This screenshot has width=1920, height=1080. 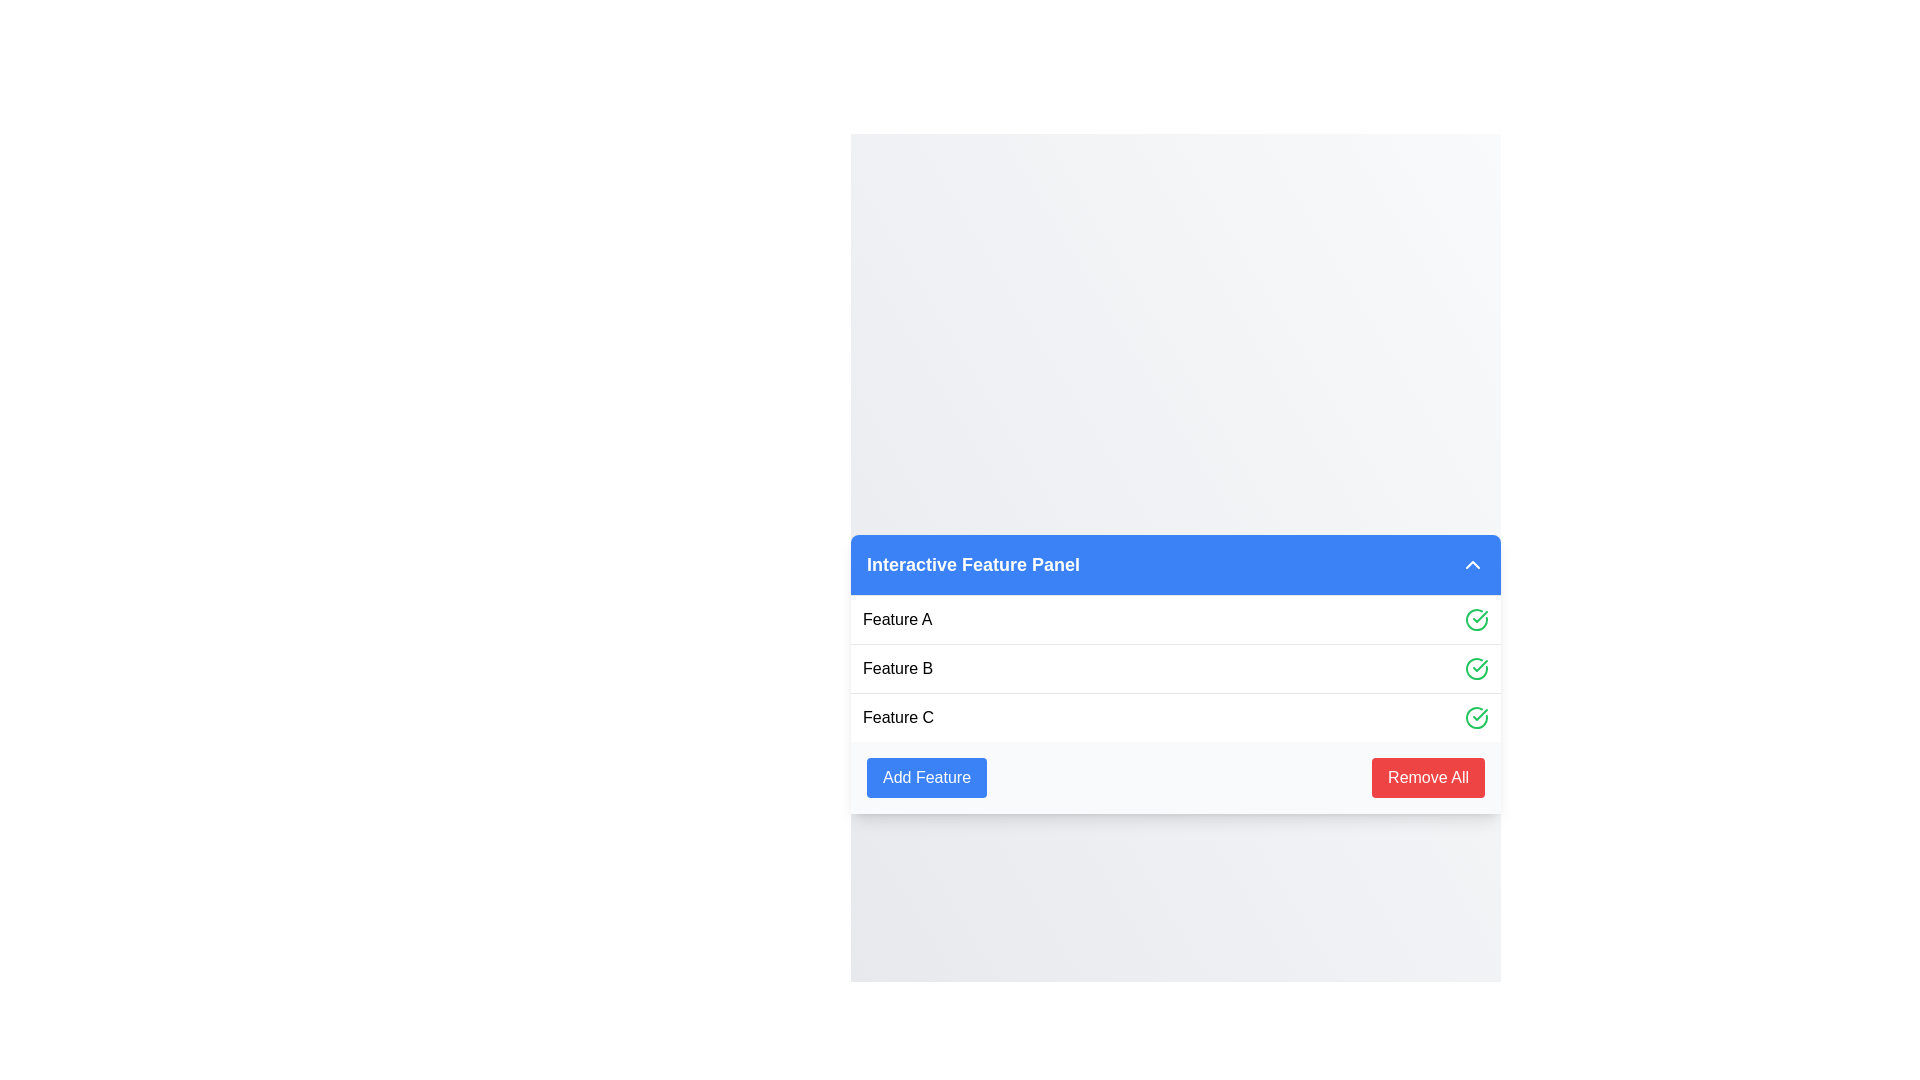 What do you see at coordinates (1176, 617) in the screenshot?
I see `the first list item labeled 'Feature A' in the 'Interactive Feature Panel'` at bounding box center [1176, 617].